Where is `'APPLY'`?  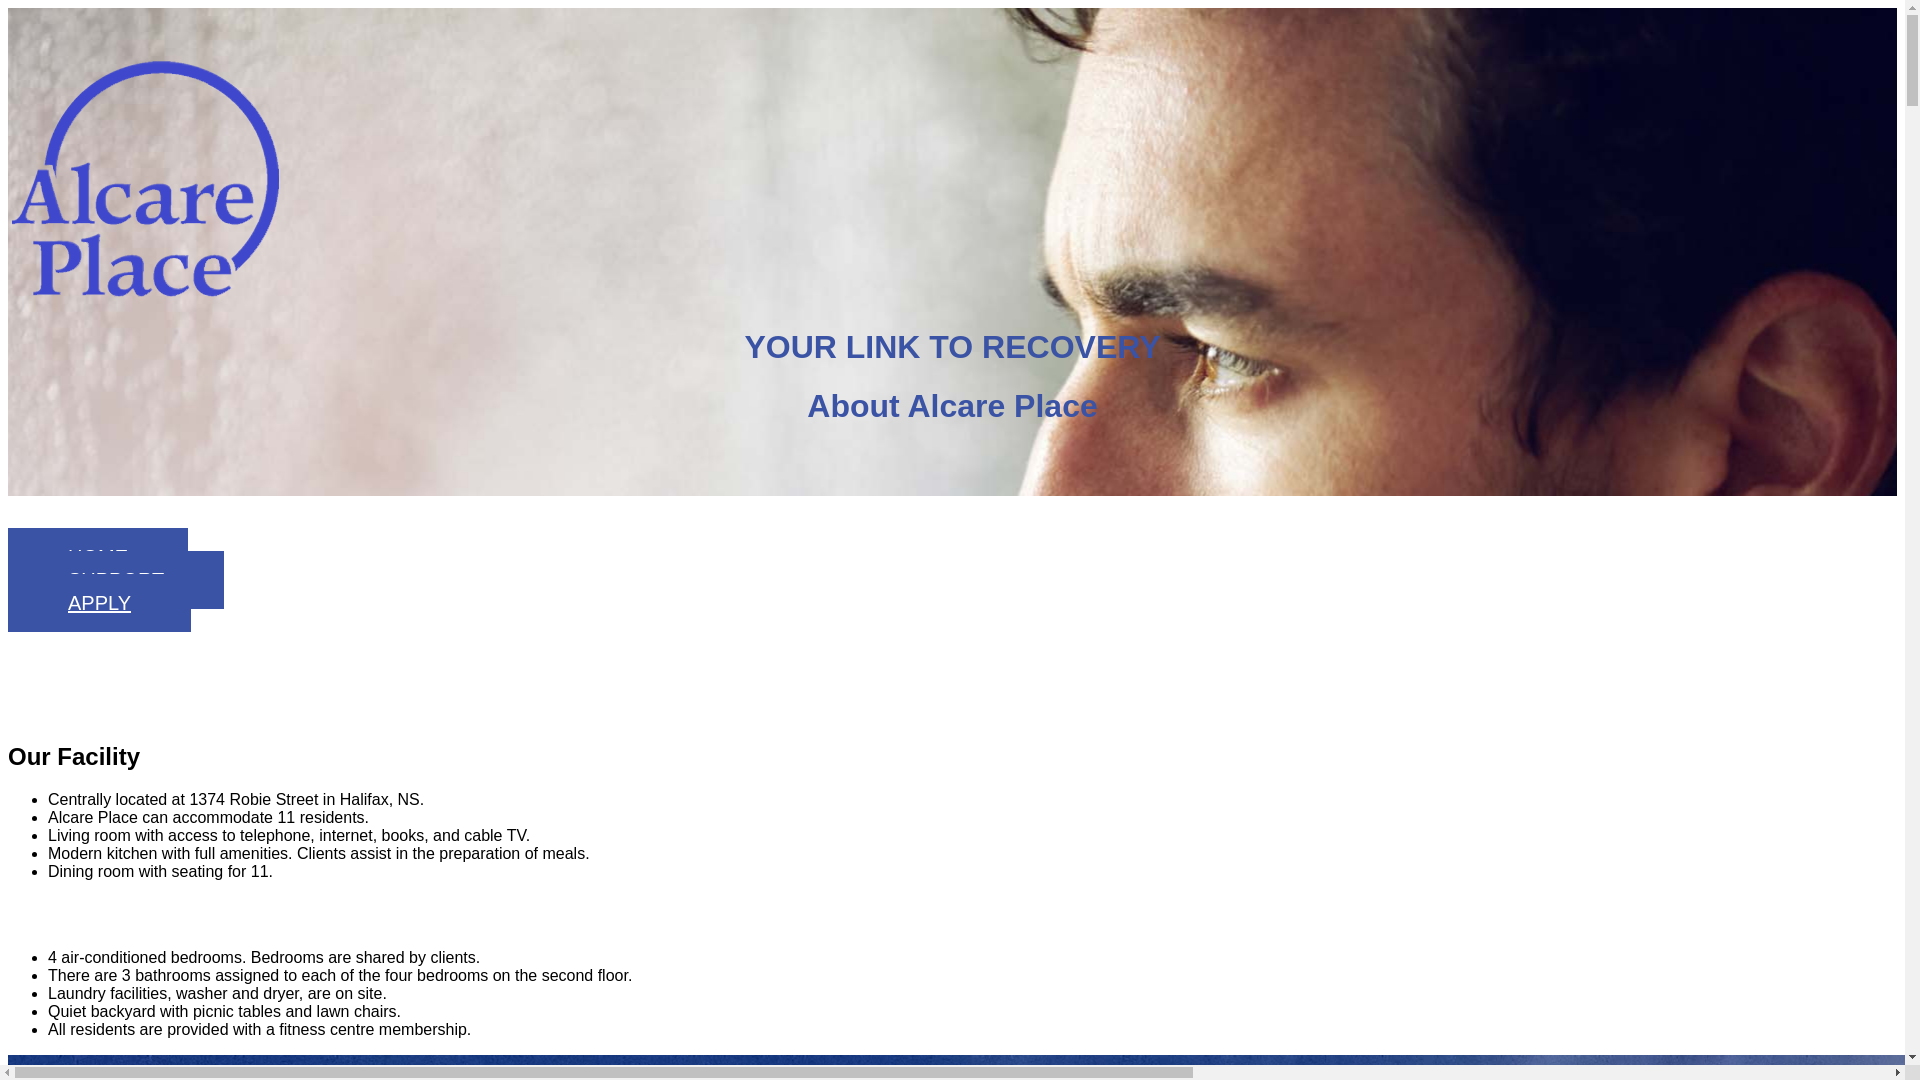
'APPLY' is located at coordinates (98, 601).